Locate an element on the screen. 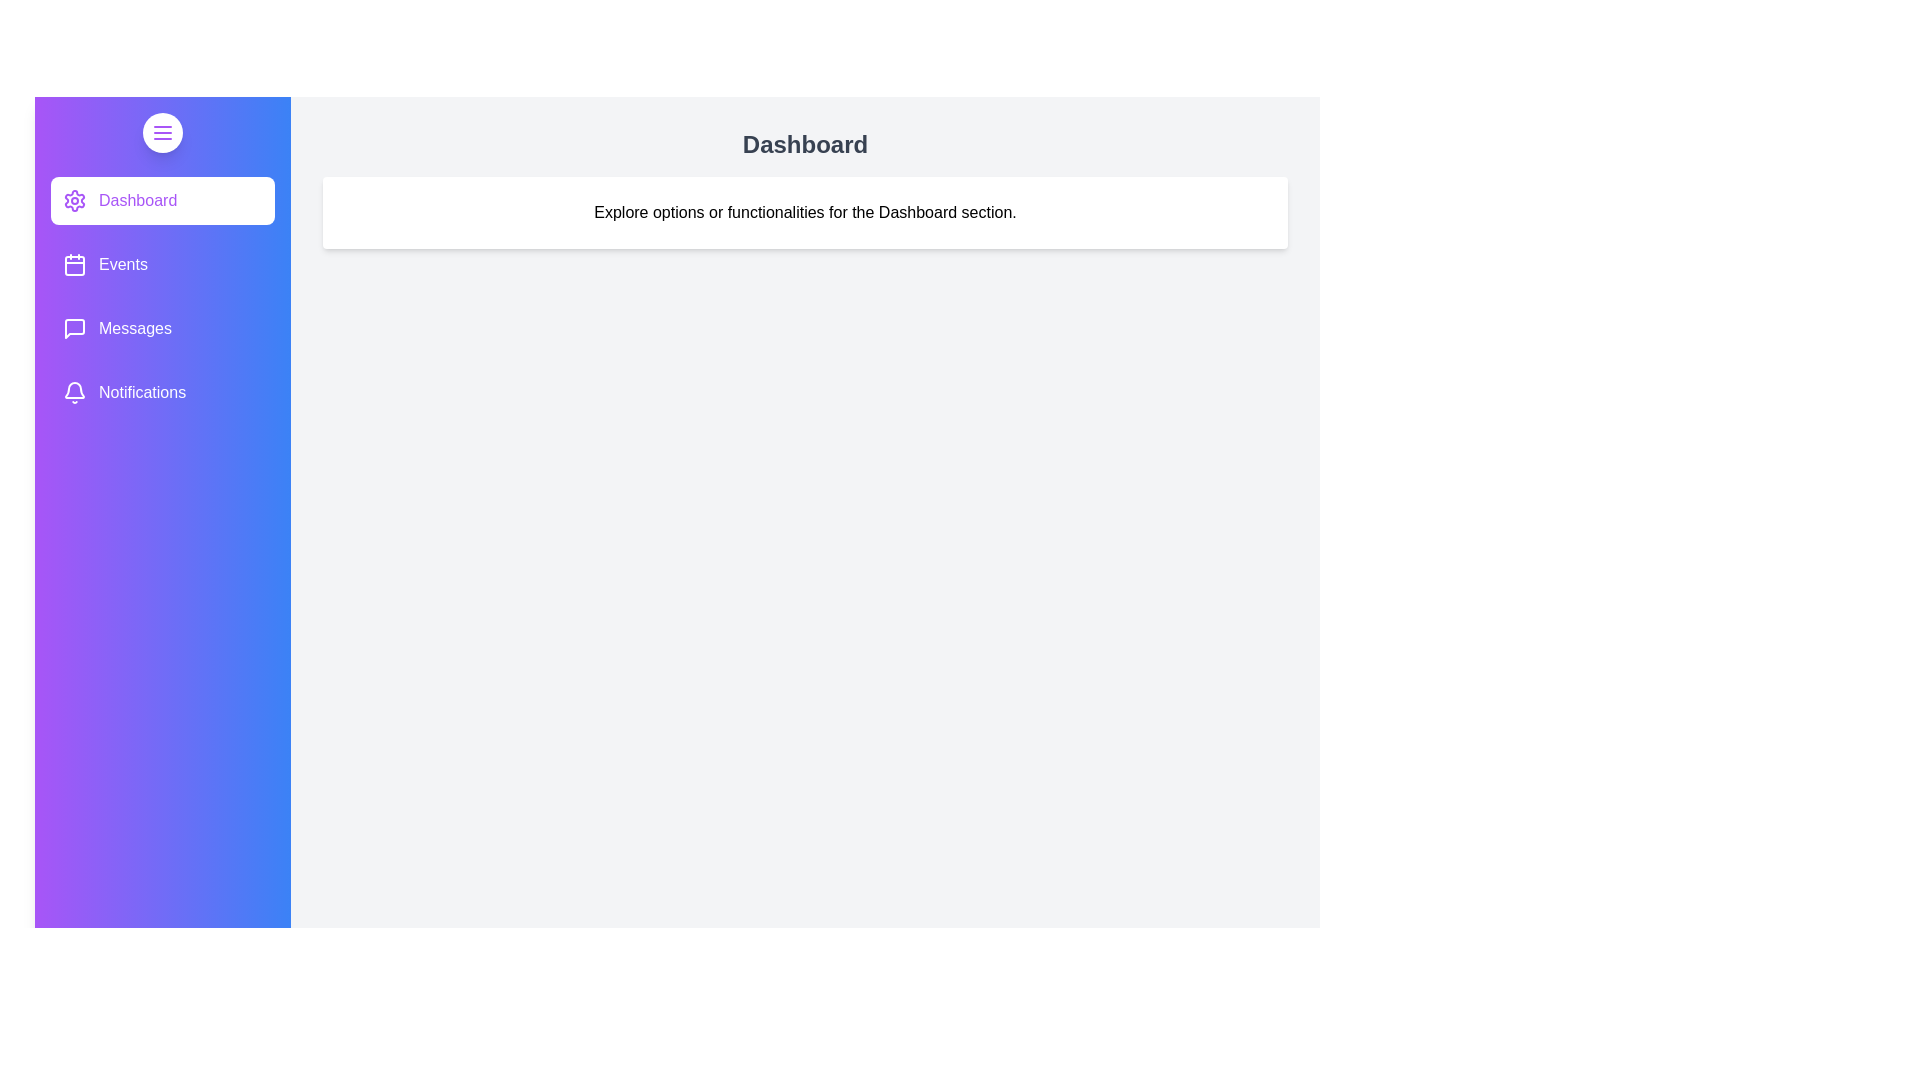  the Messages section in the sidebar to switch the active view is located at coordinates (163, 327).